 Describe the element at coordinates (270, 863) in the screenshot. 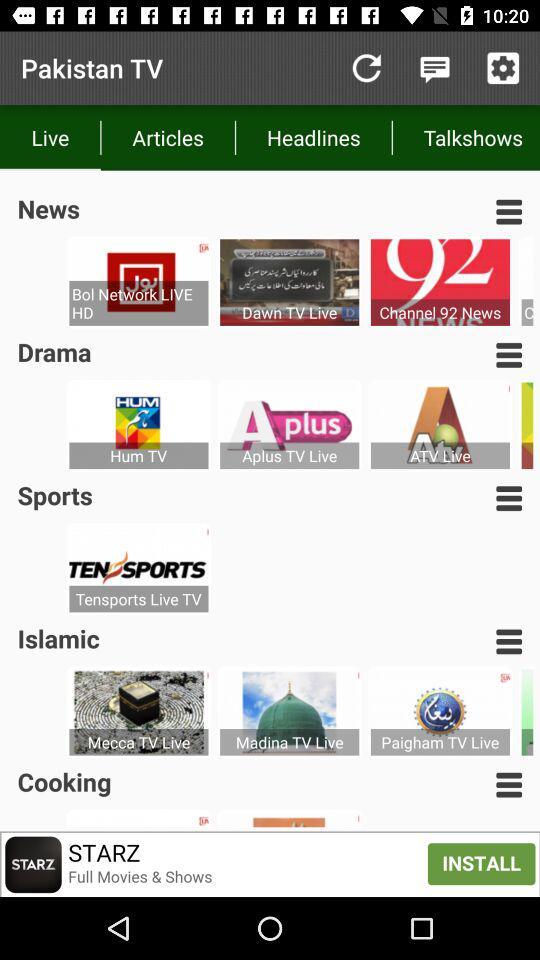

I see `bottom advertisement` at that location.